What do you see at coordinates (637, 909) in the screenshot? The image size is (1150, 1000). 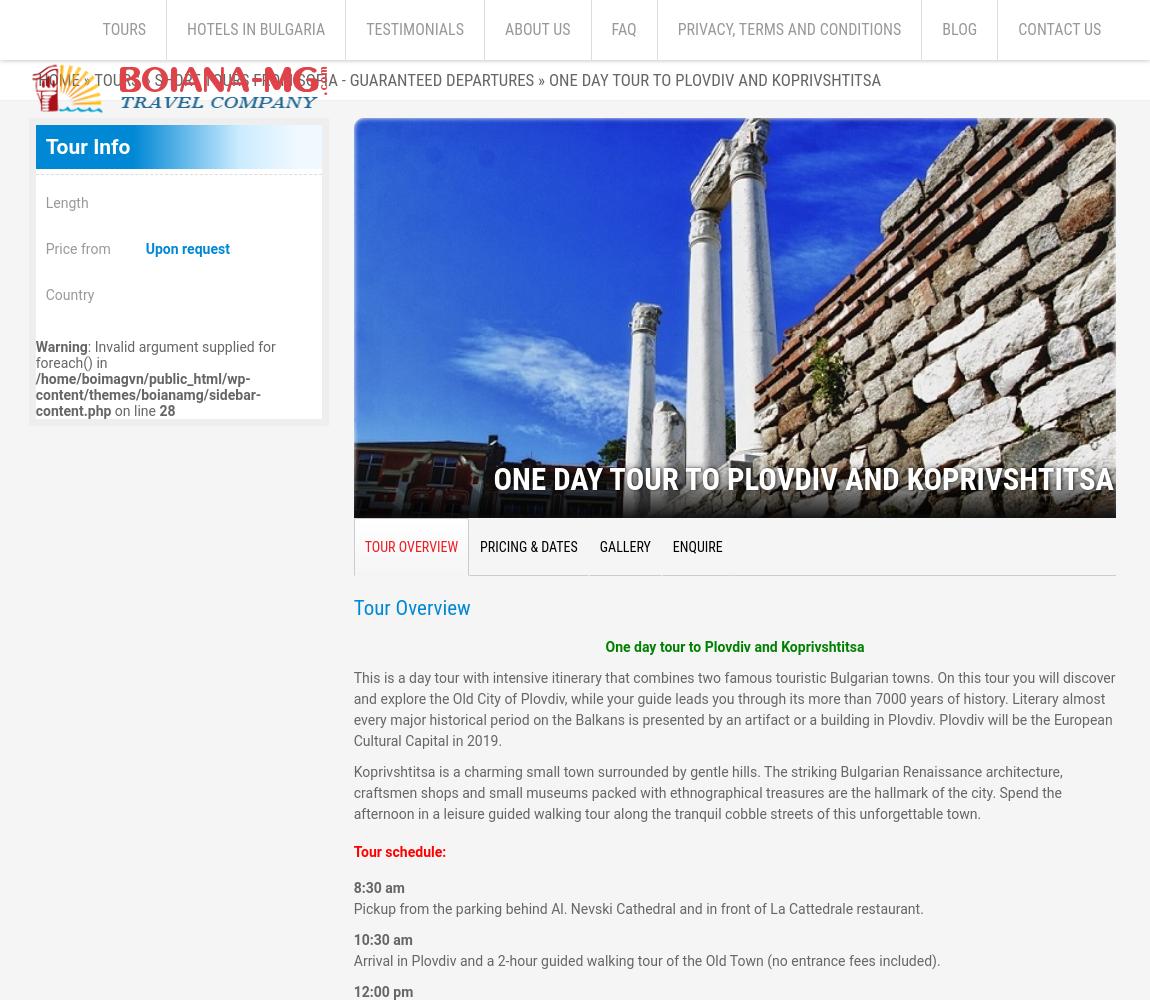 I see `'Pickup from the parking behind Al. Nevski Cathedral and in front of La Cattedrale restaurant.'` at bounding box center [637, 909].